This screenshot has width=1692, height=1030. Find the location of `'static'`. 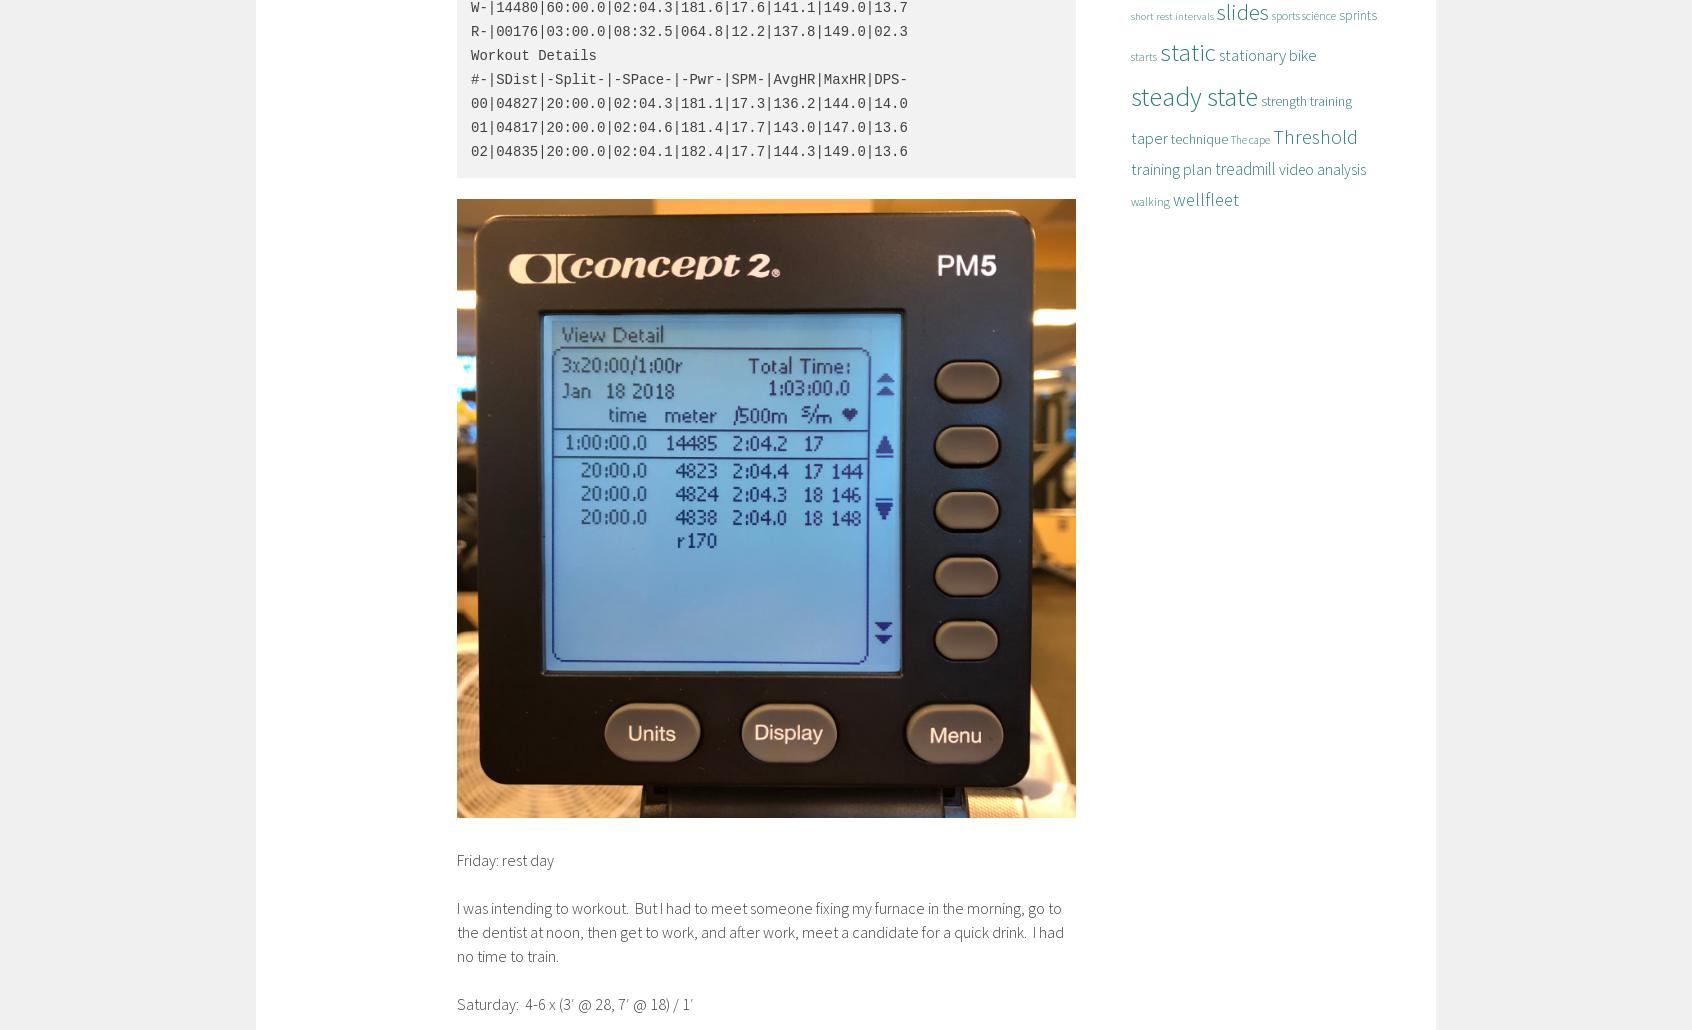

'static' is located at coordinates (1186, 52).